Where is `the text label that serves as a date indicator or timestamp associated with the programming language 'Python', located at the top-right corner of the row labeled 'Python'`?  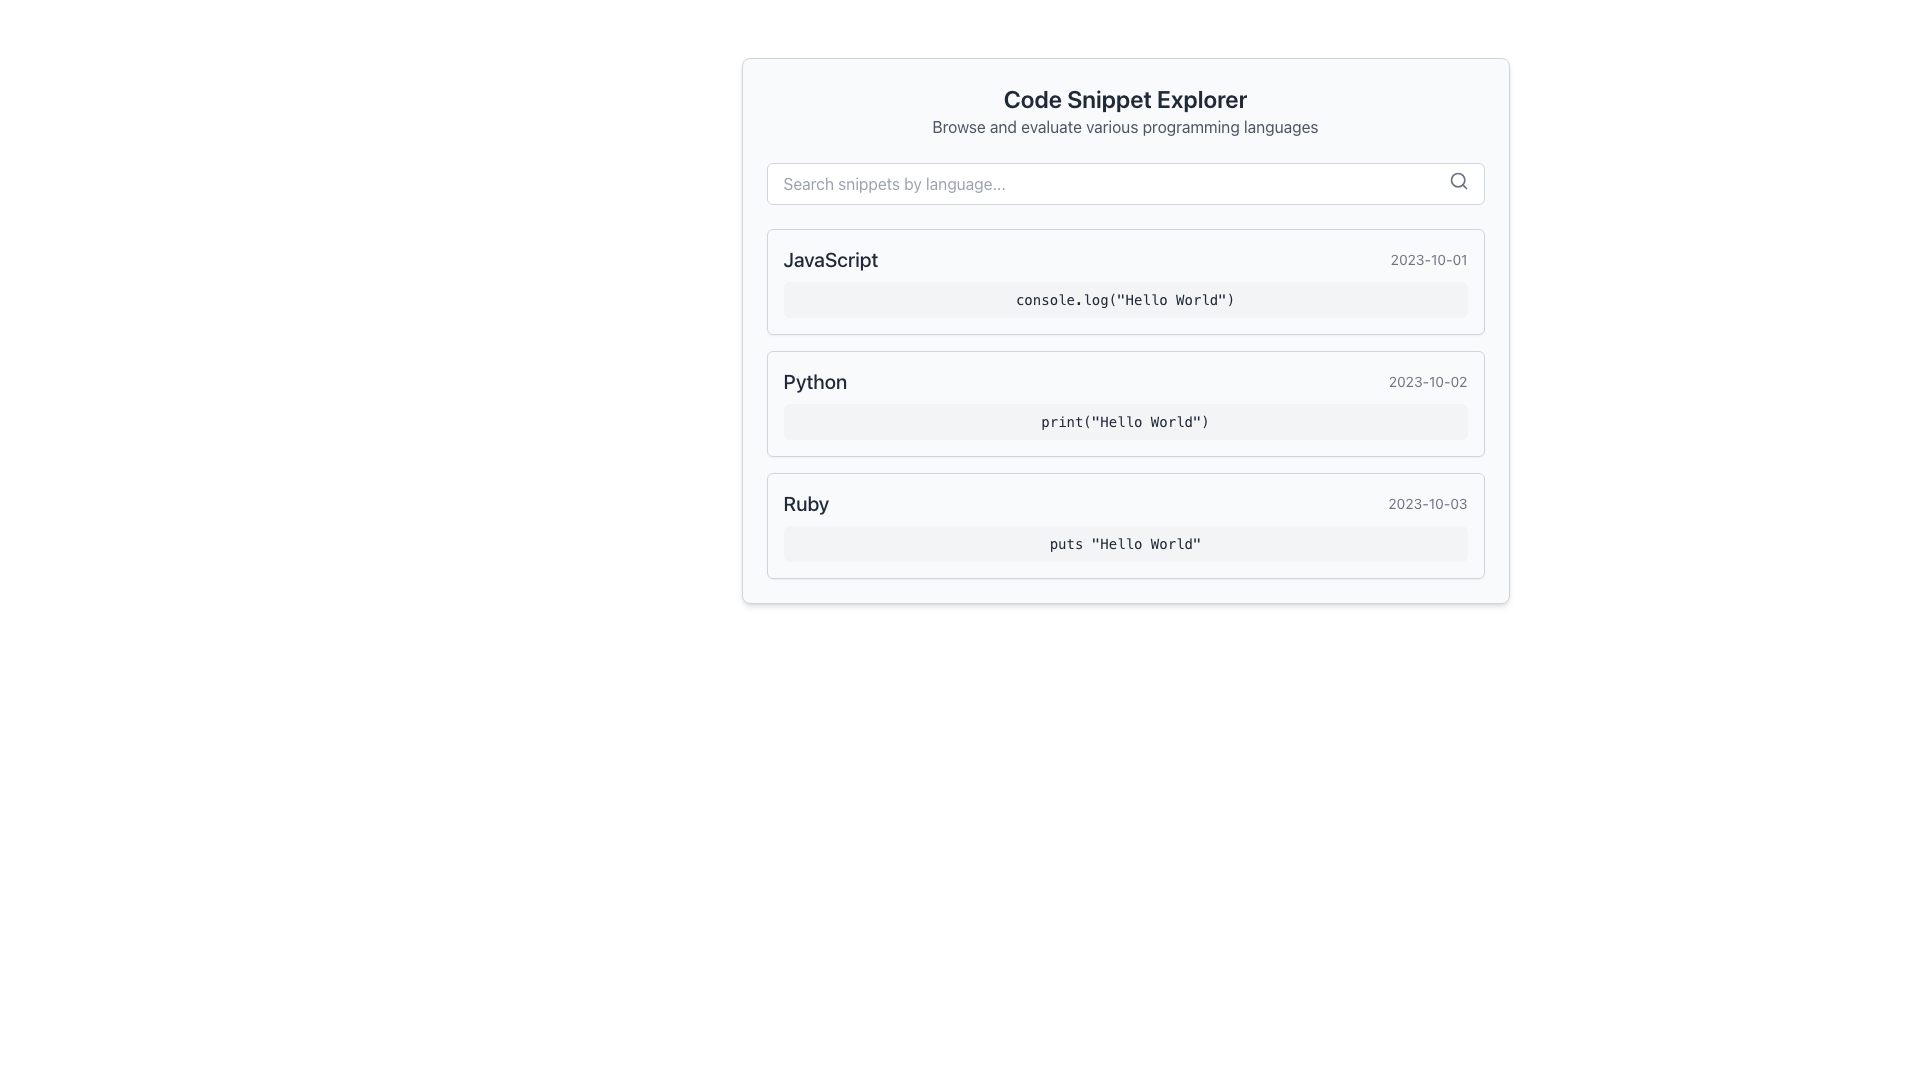 the text label that serves as a date indicator or timestamp associated with the programming language 'Python', located at the top-right corner of the row labeled 'Python' is located at coordinates (1427, 381).